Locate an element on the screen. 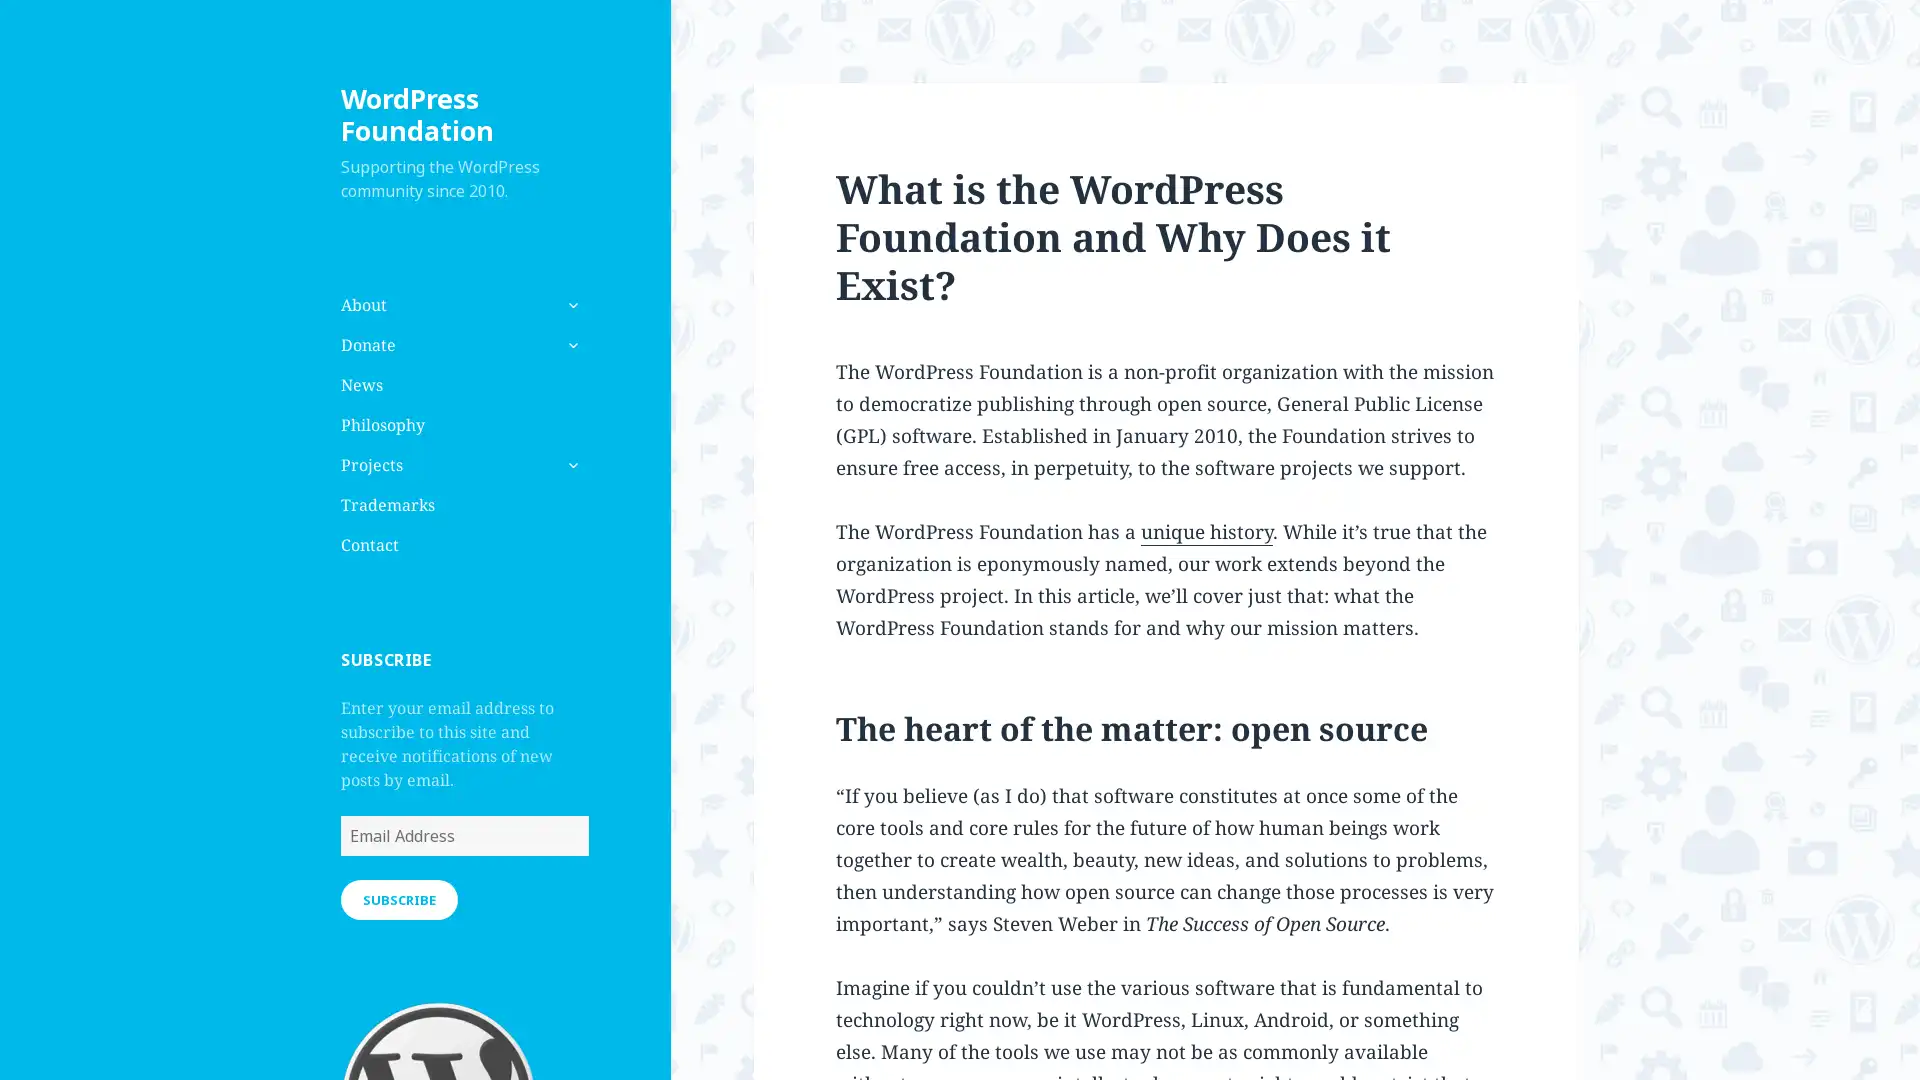  expand child menu is located at coordinates (570, 304).